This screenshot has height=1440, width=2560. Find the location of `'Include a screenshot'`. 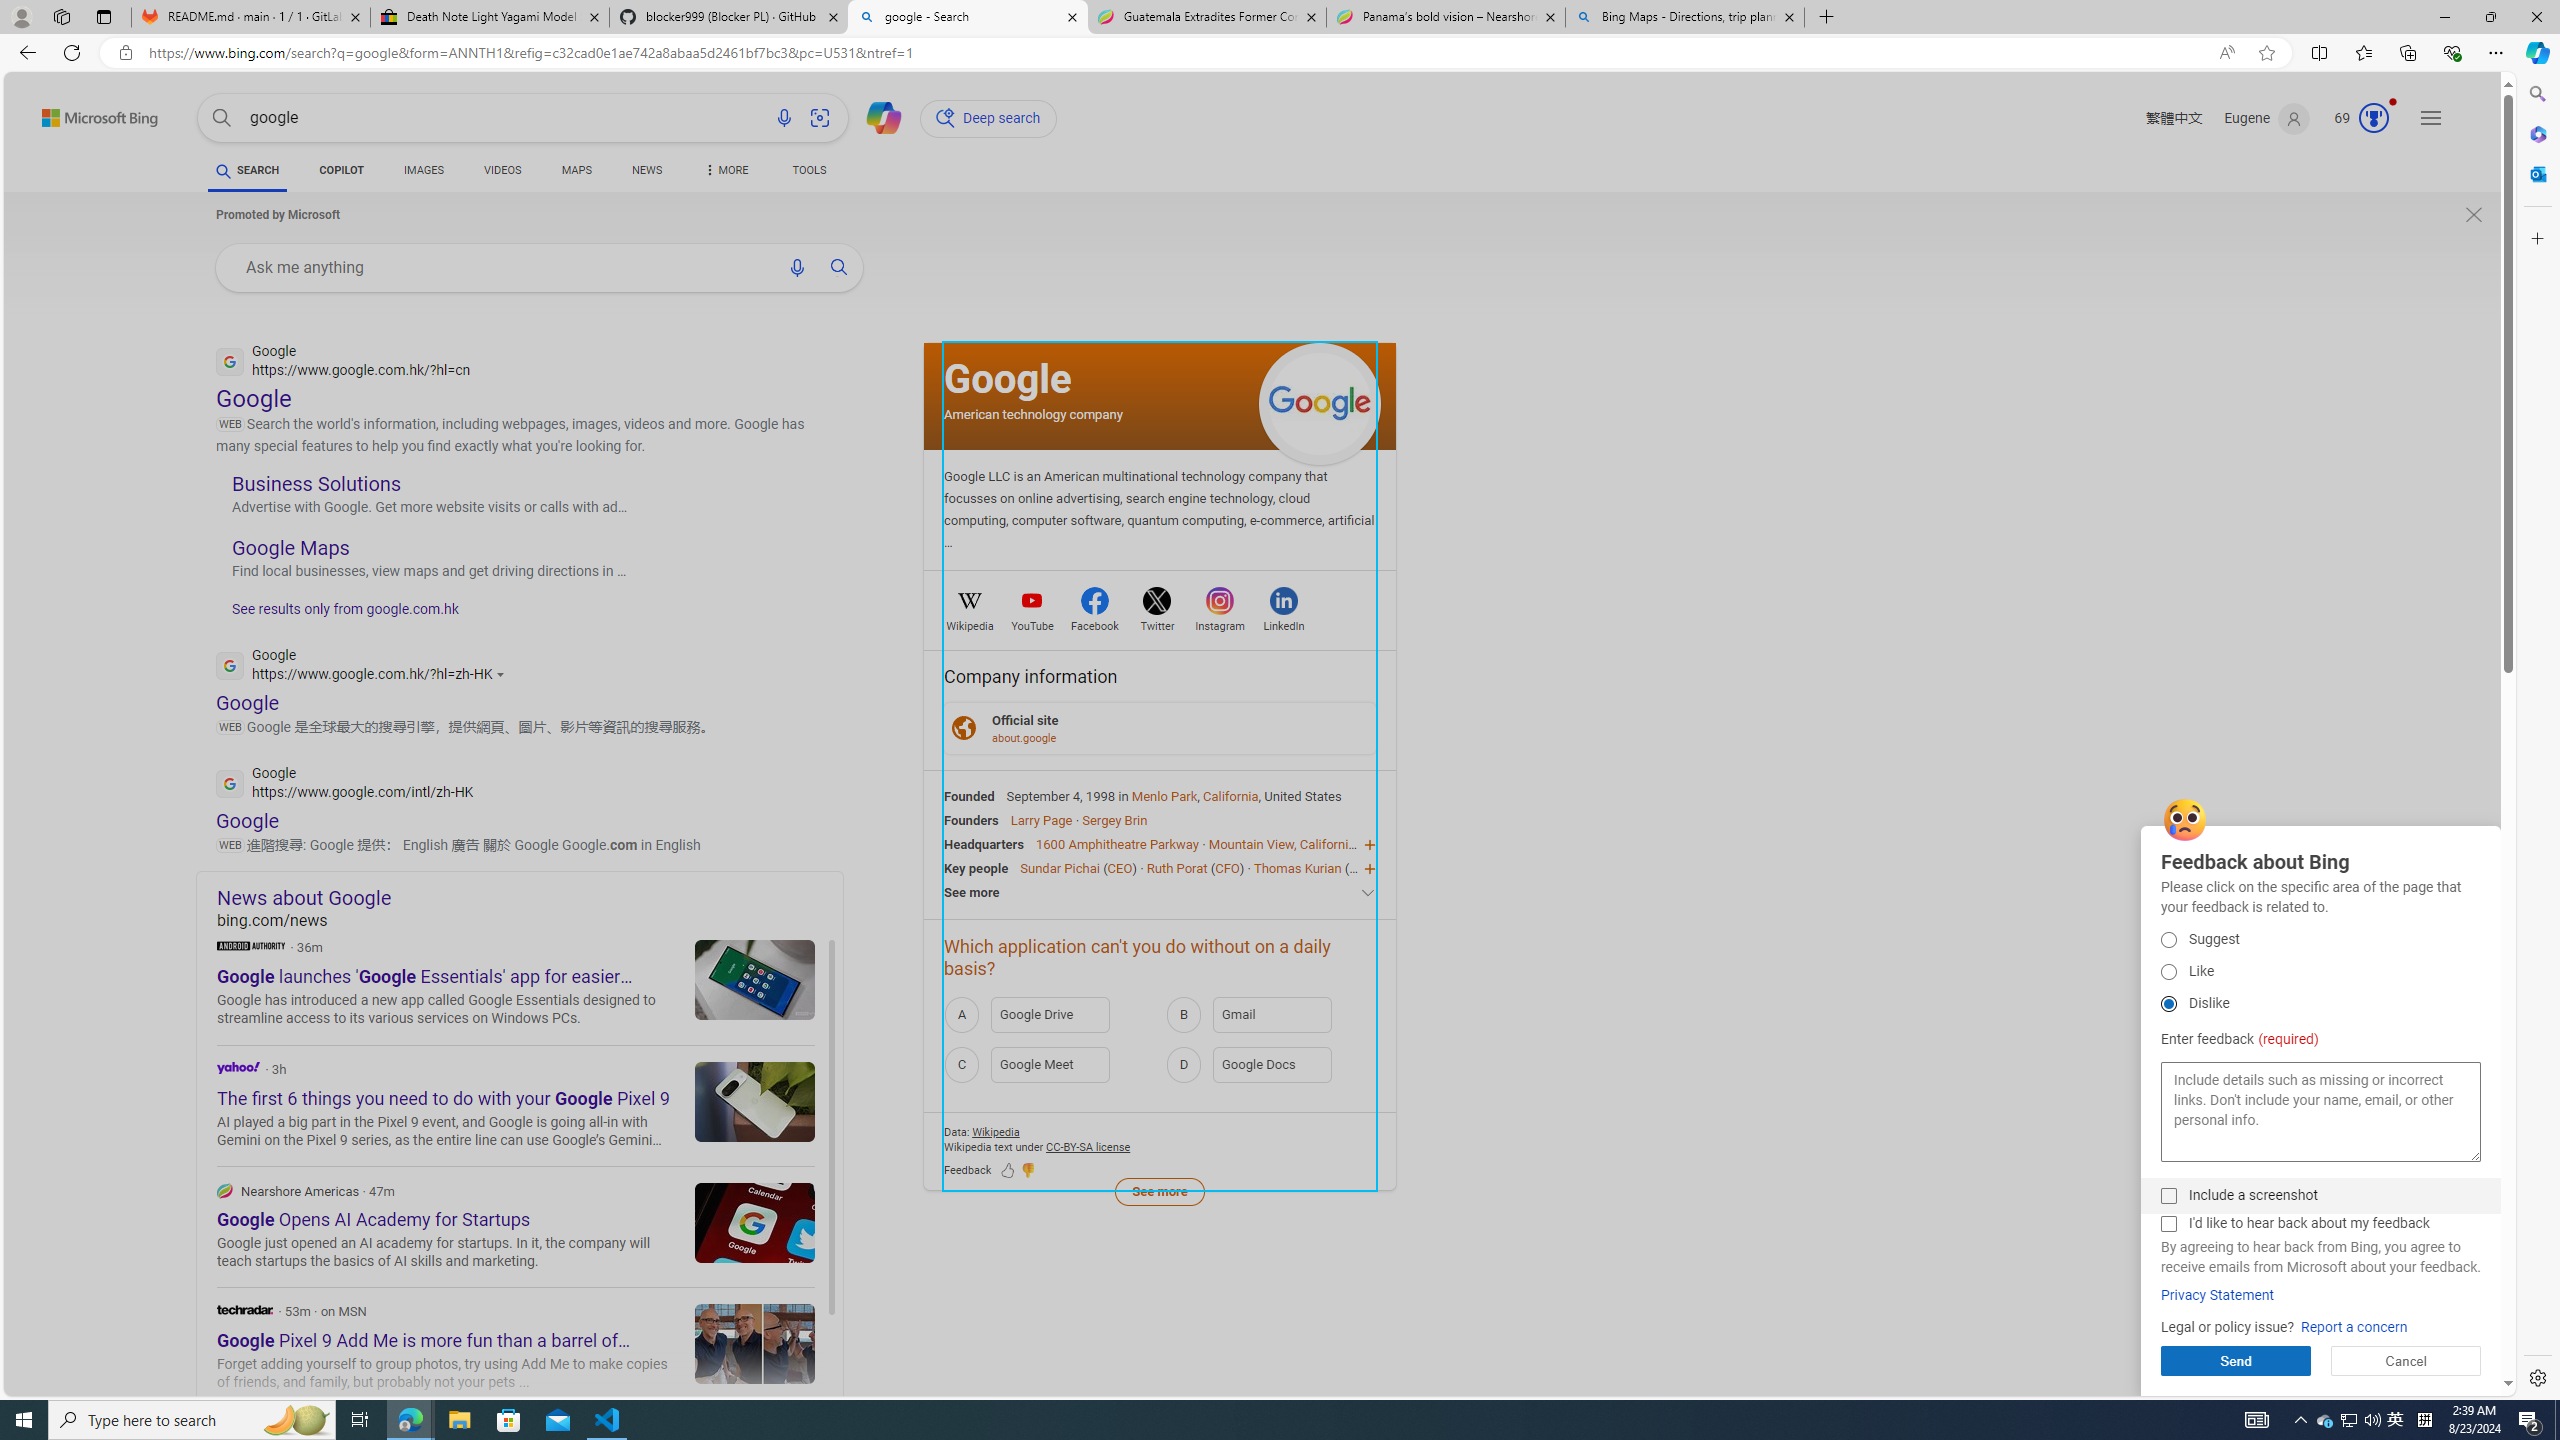

'Include a screenshot' is located at coordinates (2168, 1194).